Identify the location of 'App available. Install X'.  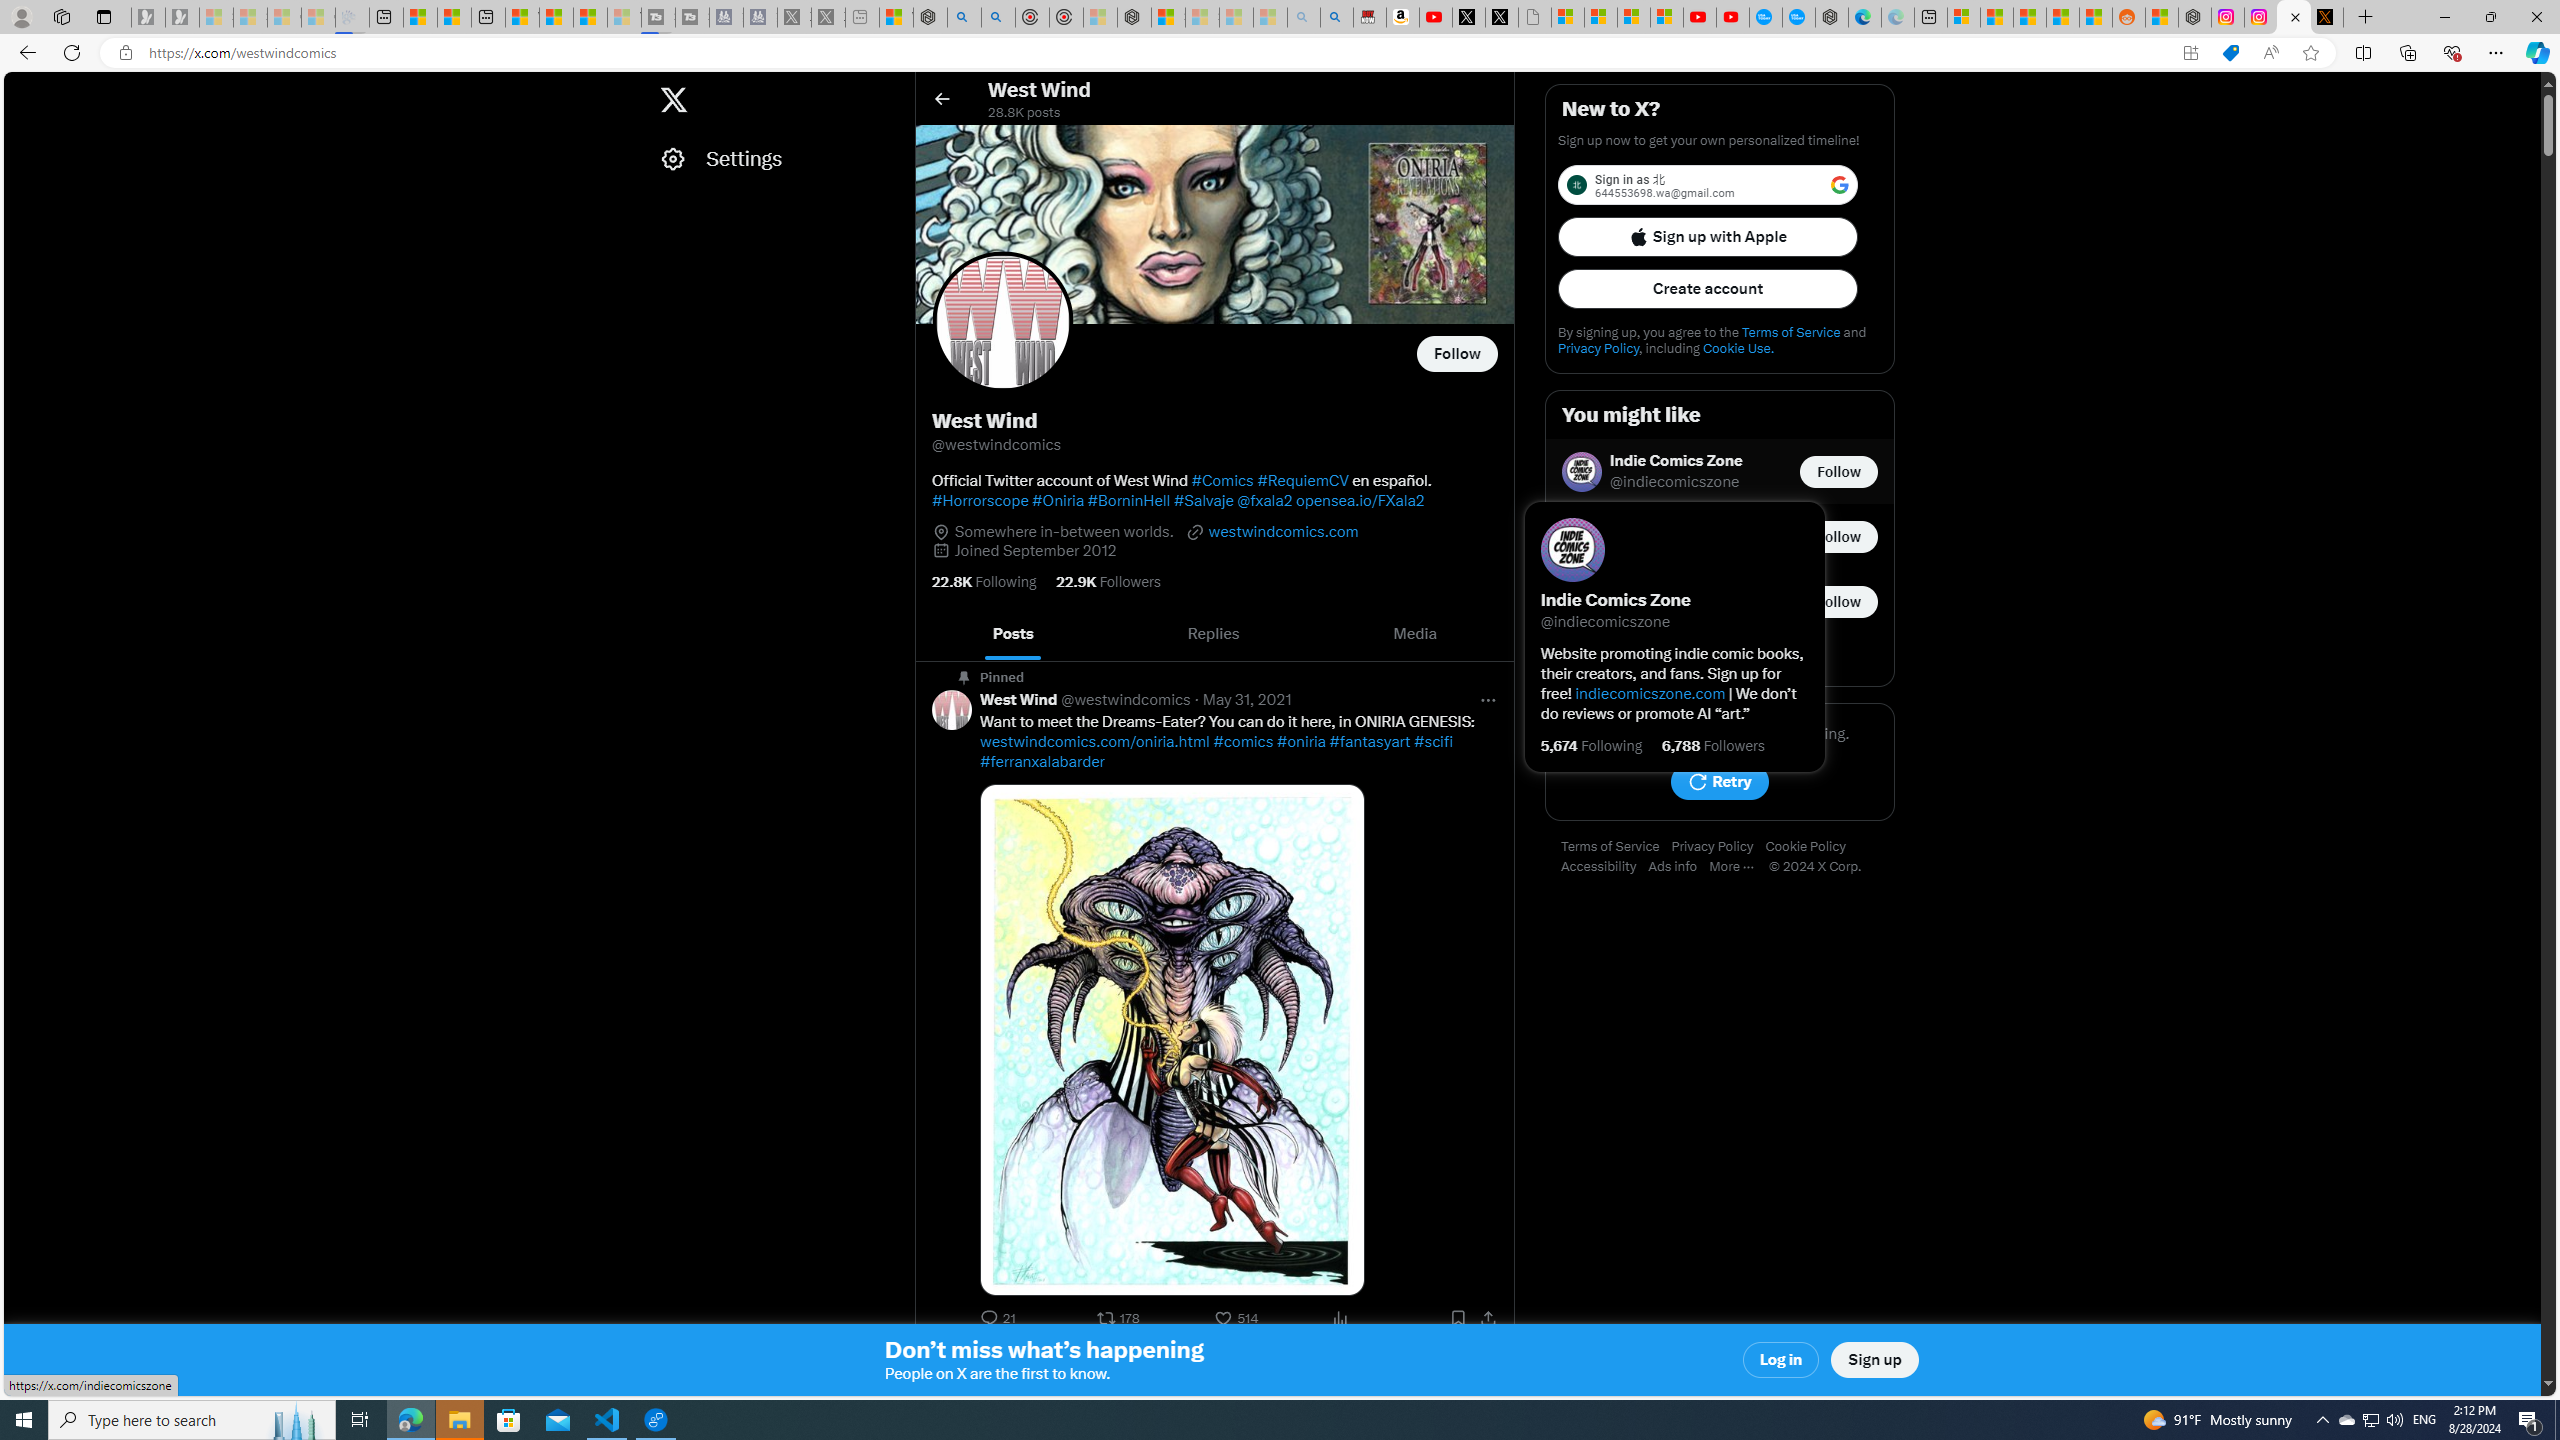
(2190, 53).